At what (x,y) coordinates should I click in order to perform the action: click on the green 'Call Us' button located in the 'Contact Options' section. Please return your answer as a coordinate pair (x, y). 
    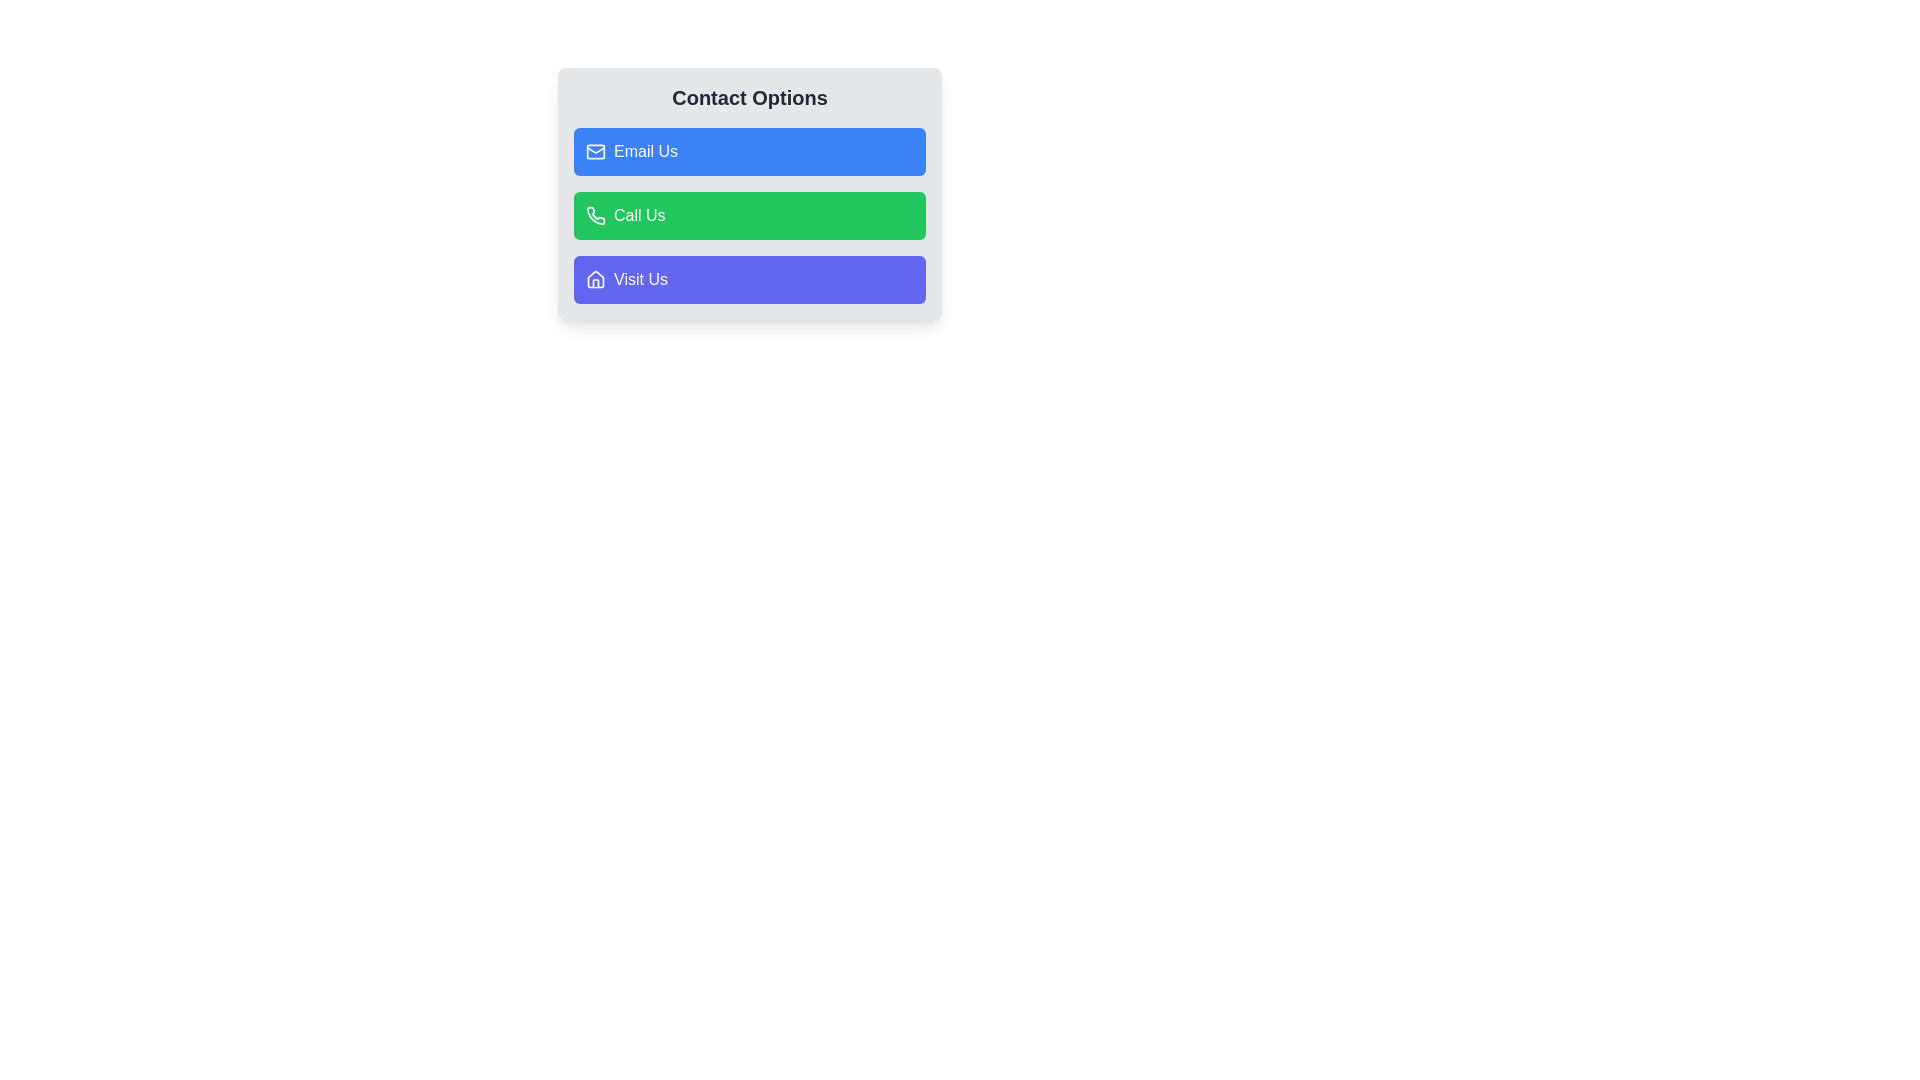
    Looking at the image, I should click on (748, 216).